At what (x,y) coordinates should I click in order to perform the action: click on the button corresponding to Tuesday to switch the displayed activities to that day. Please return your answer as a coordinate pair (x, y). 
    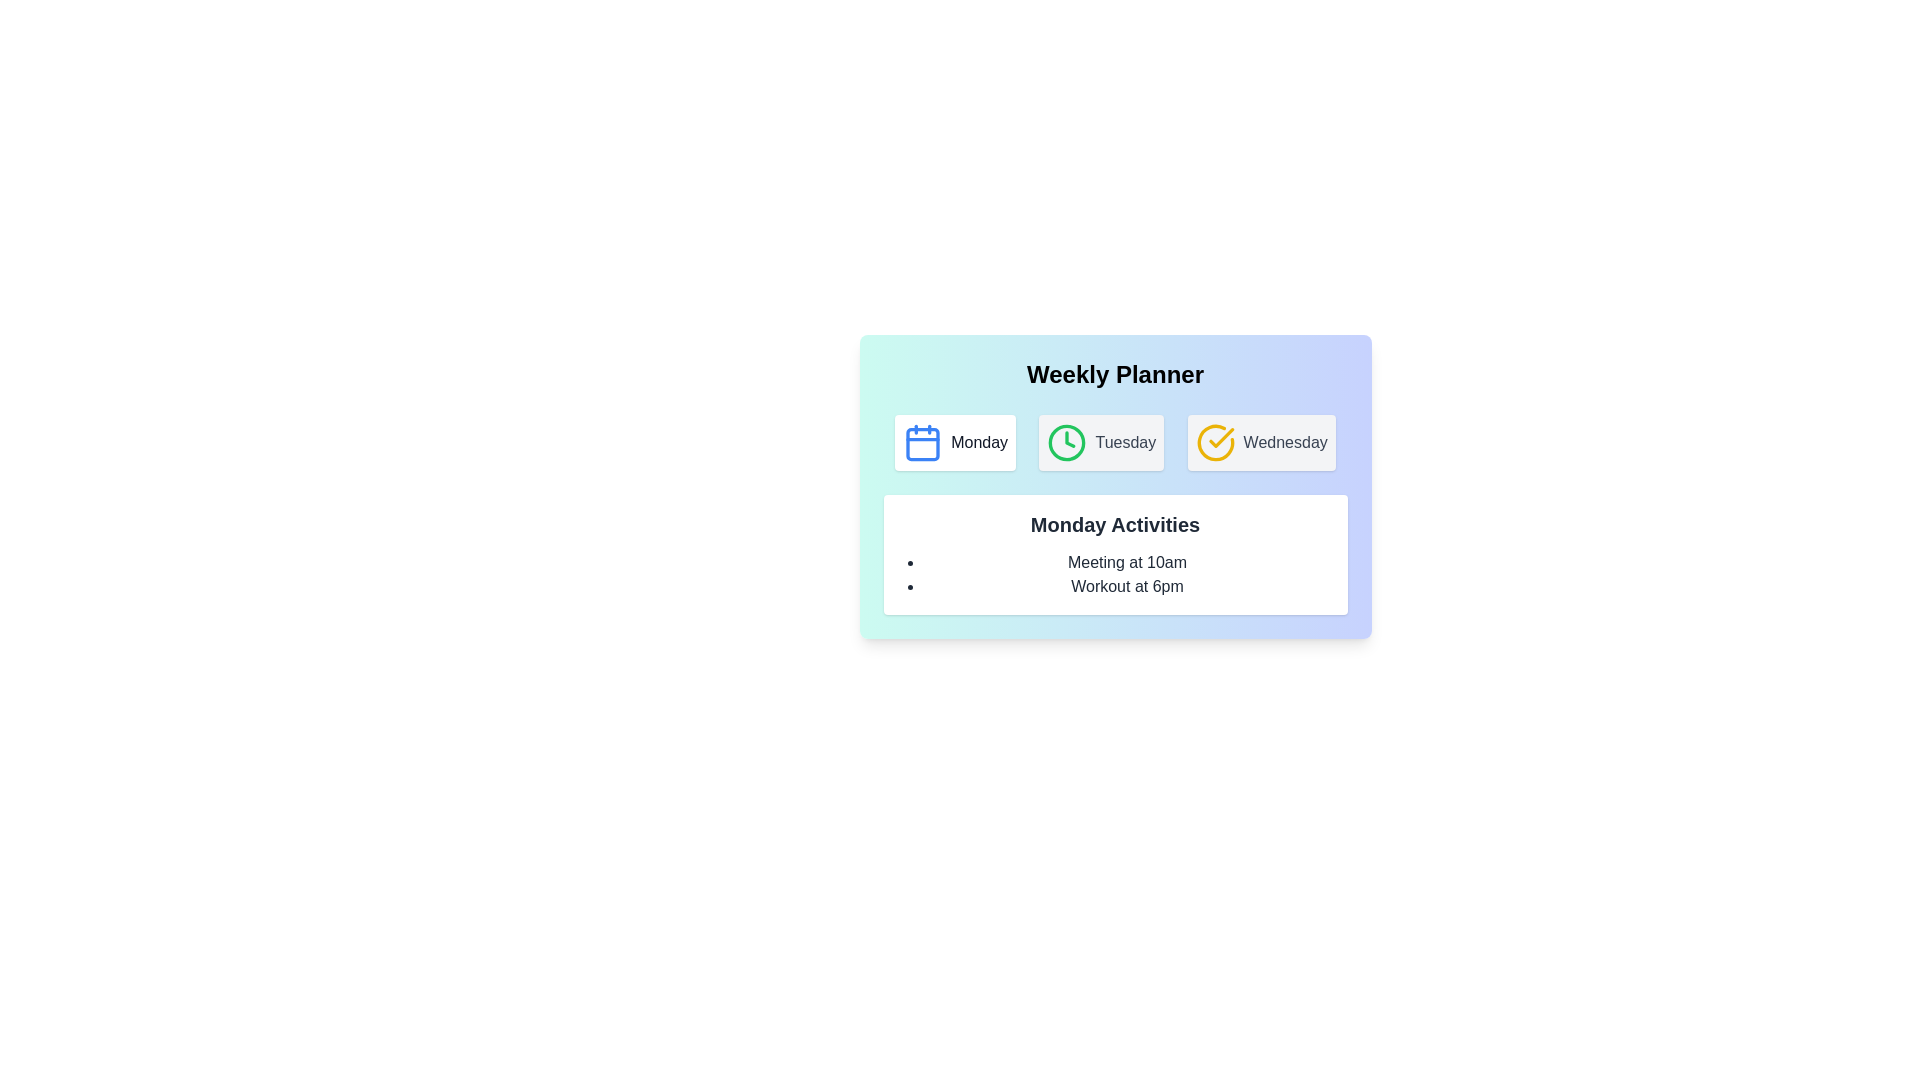
    Looking at the image, I should click on (1100, 442).